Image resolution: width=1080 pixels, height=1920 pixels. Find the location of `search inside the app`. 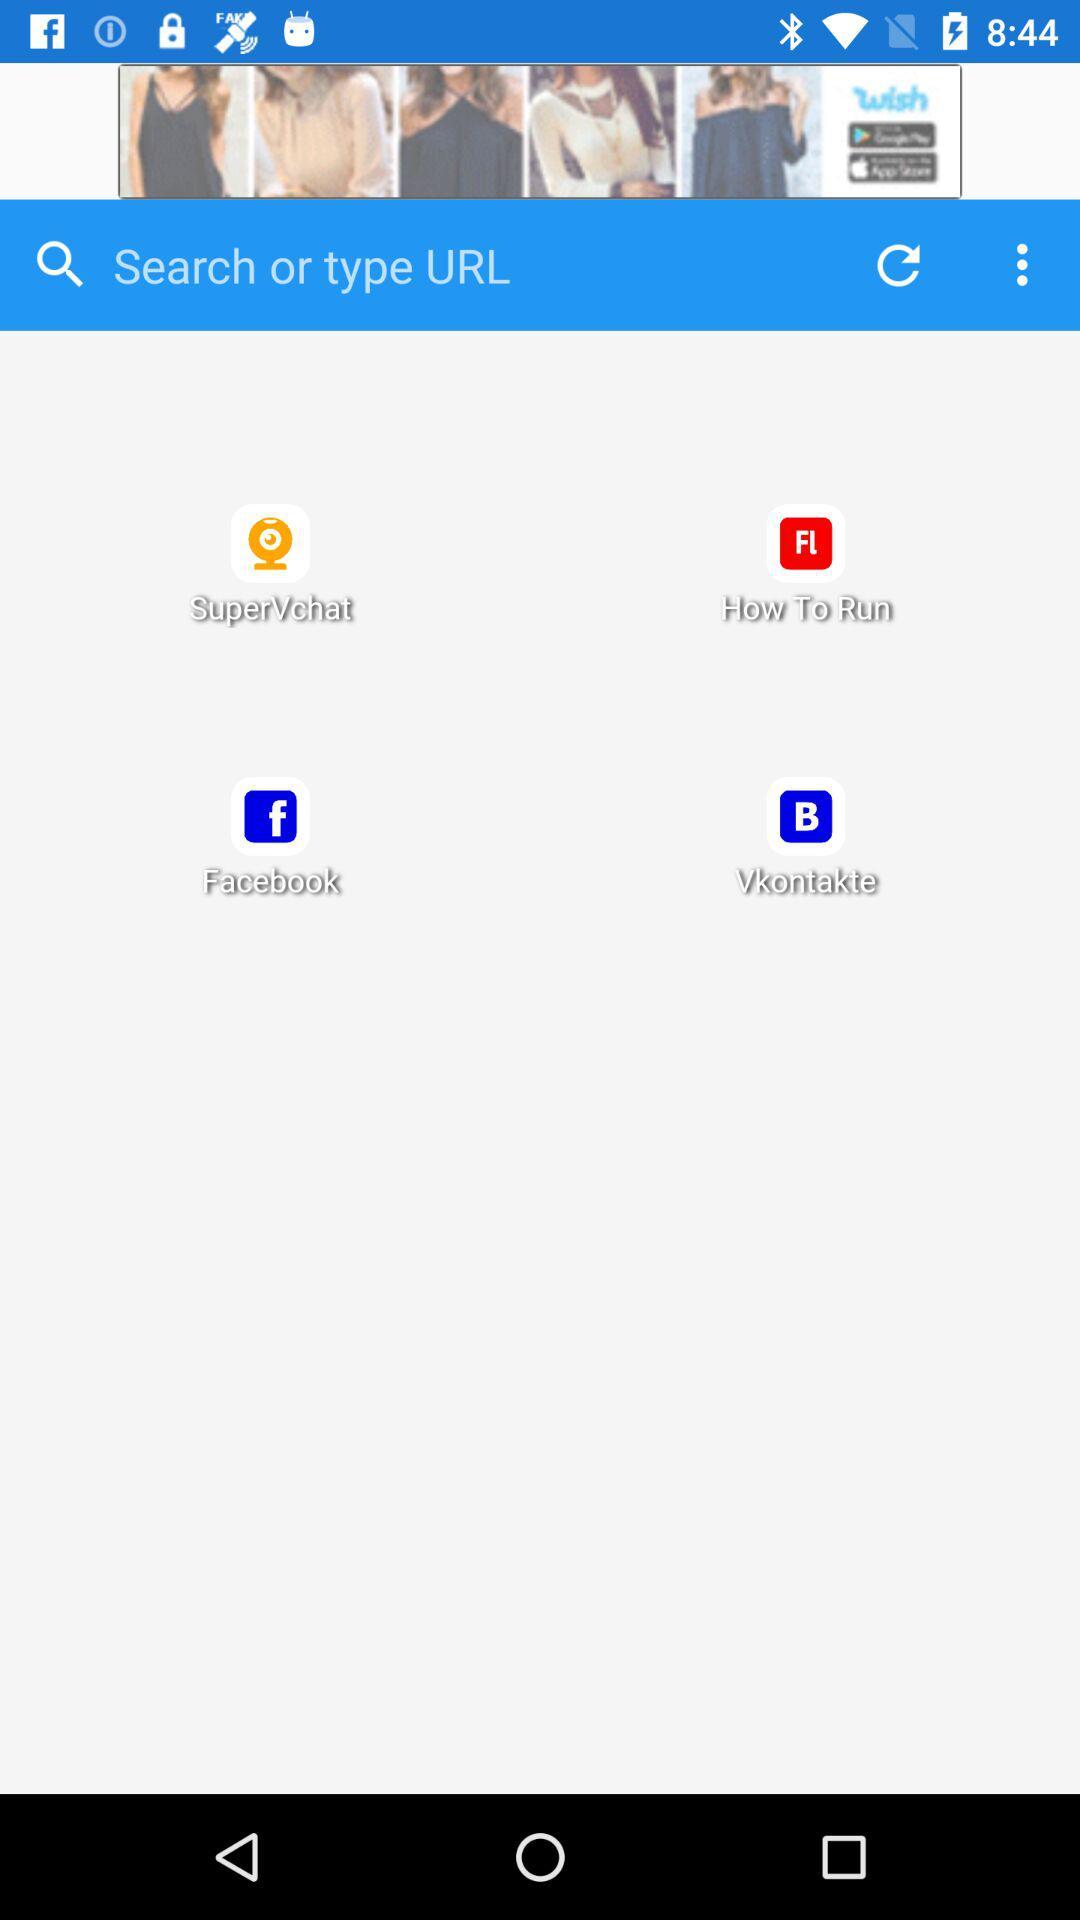

search inside the app is located at coordinates (461, 264).